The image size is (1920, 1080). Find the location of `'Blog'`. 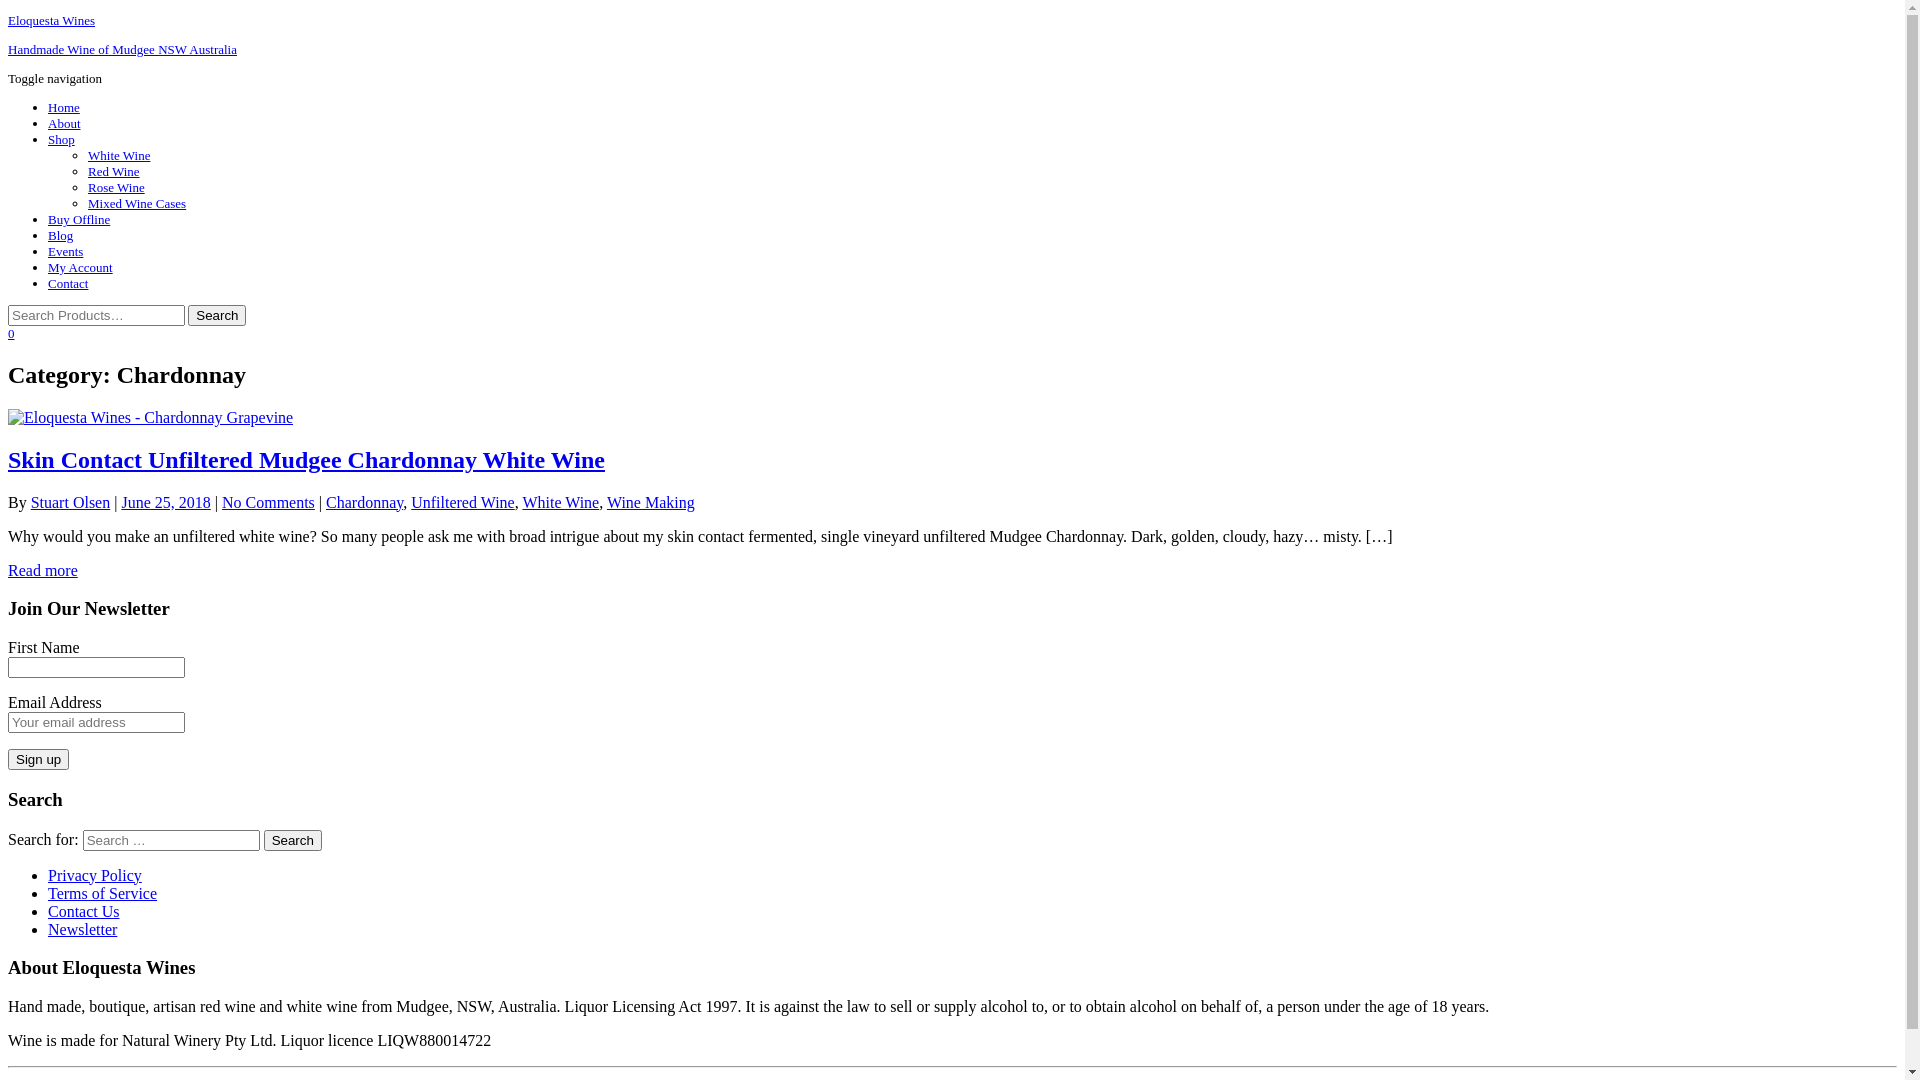

'Blog' is located at coordinates (60, 234).